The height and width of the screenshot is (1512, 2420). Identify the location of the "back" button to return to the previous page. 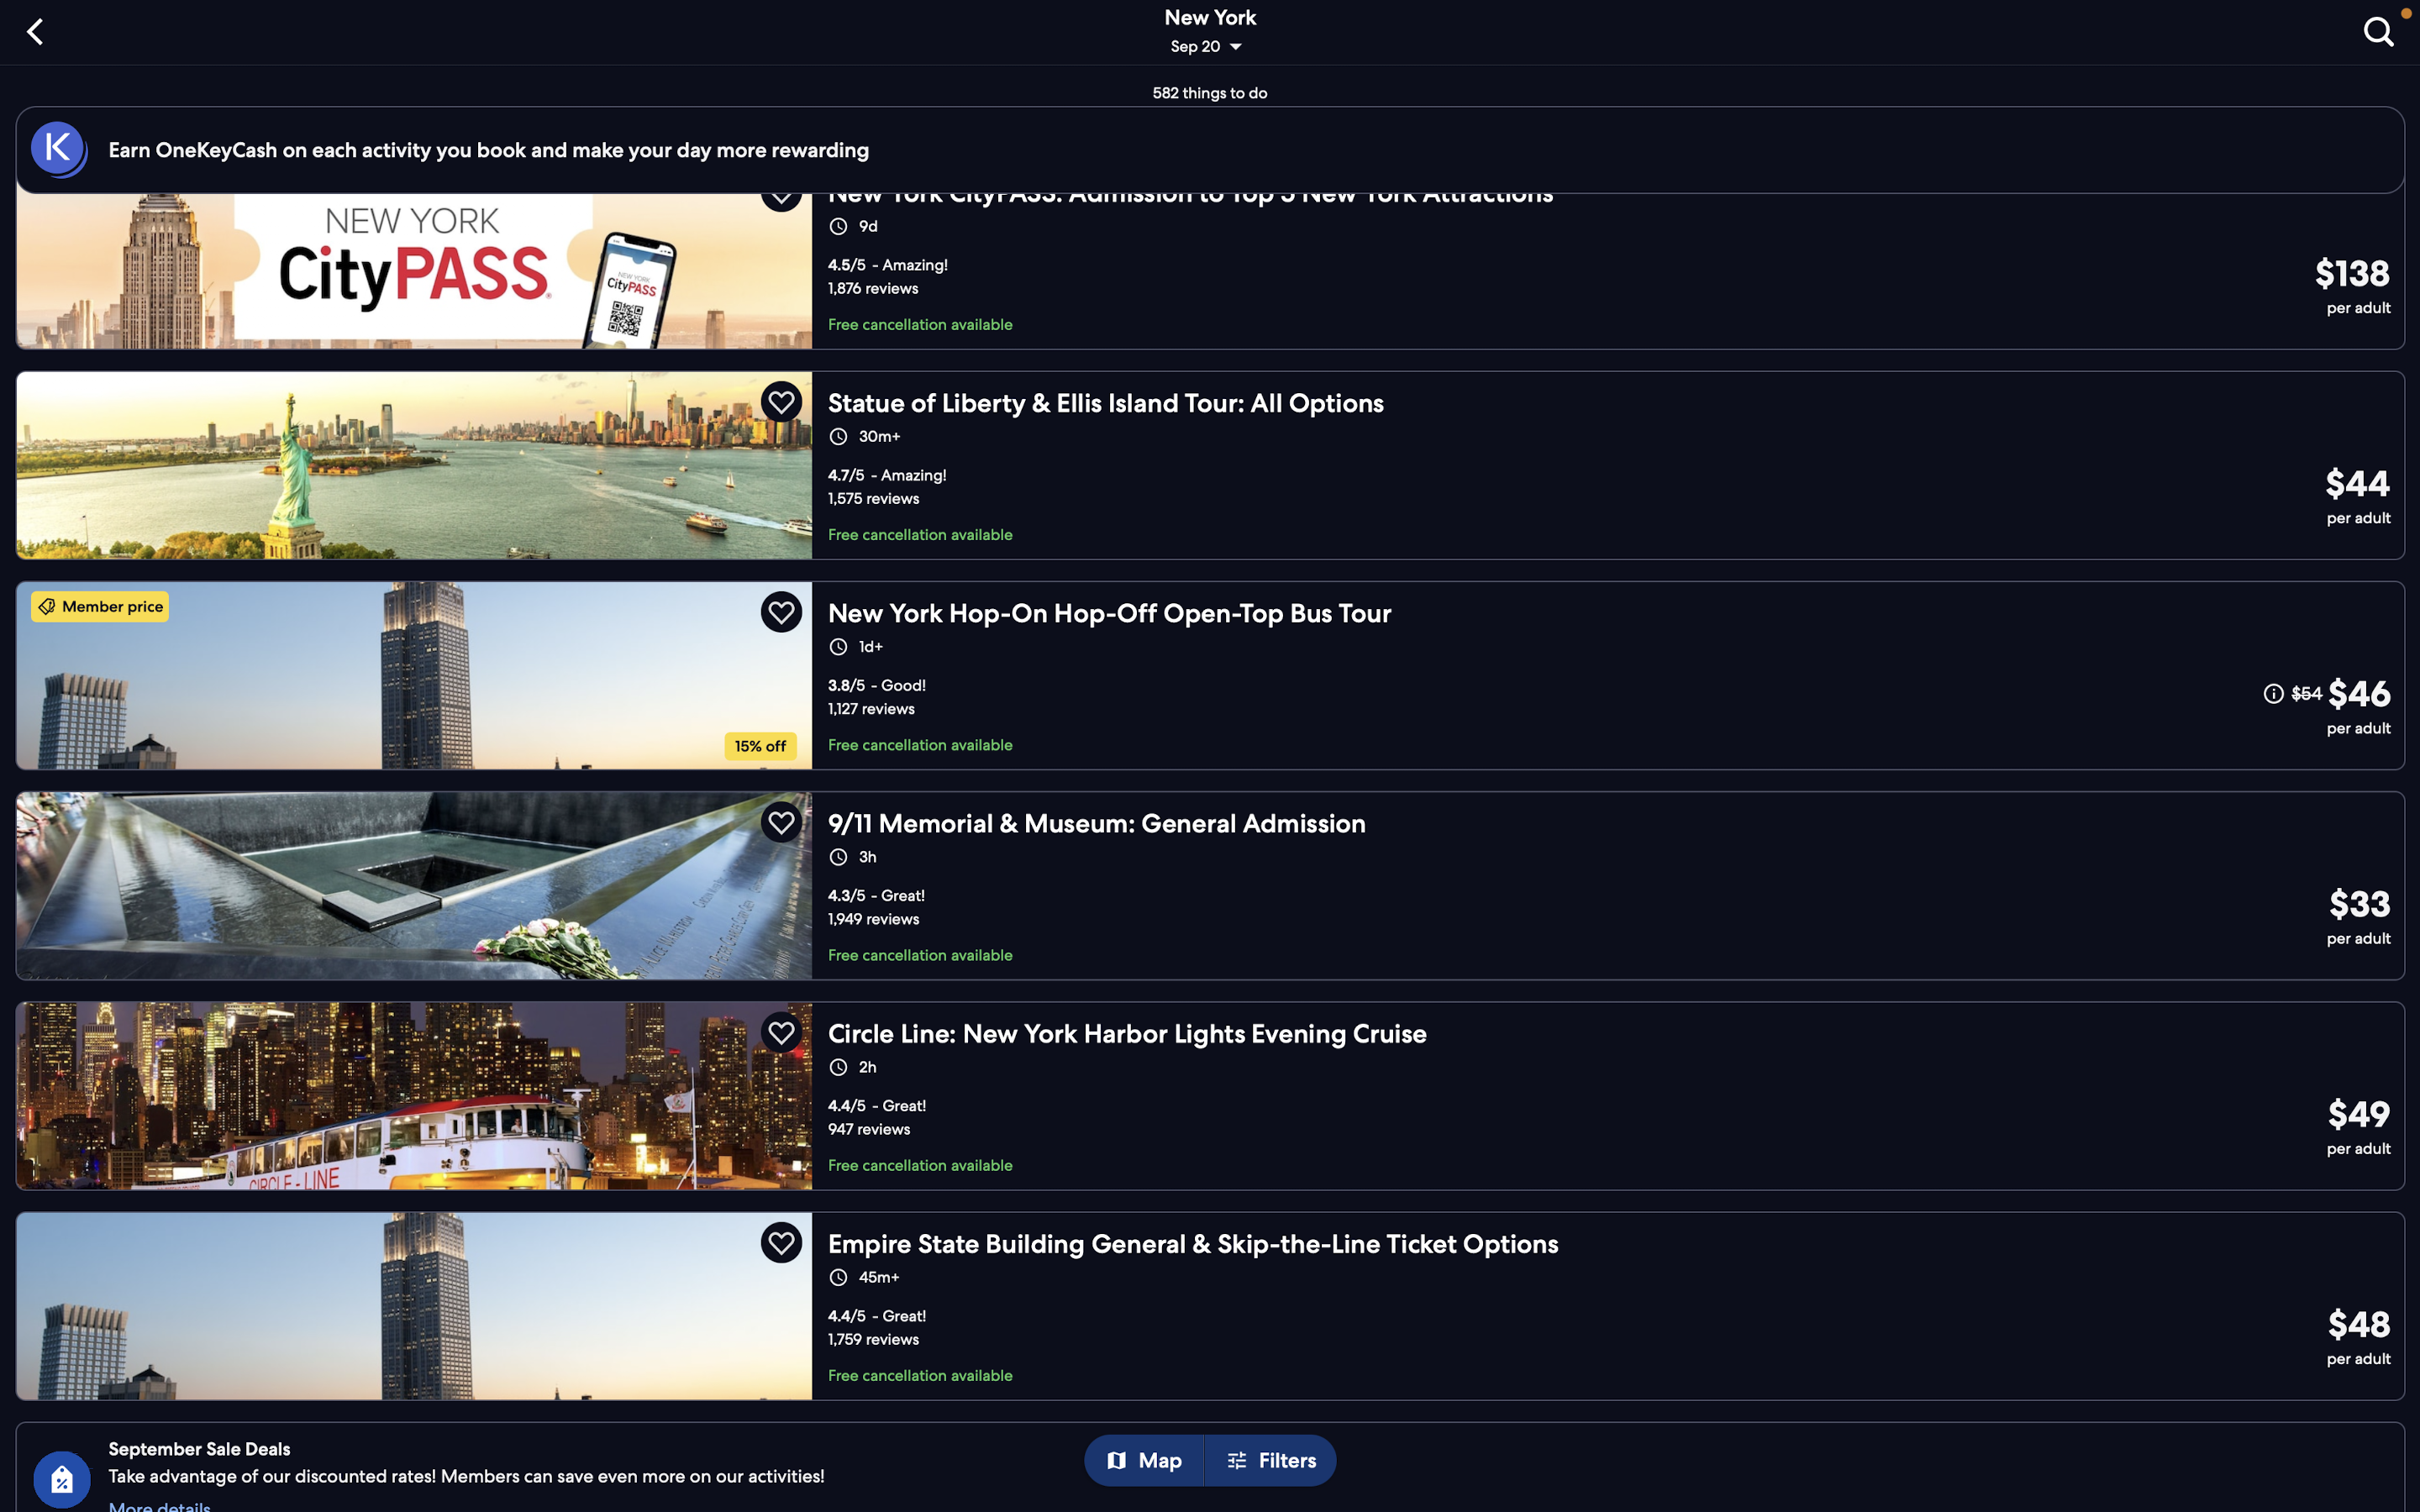
(39, 29).